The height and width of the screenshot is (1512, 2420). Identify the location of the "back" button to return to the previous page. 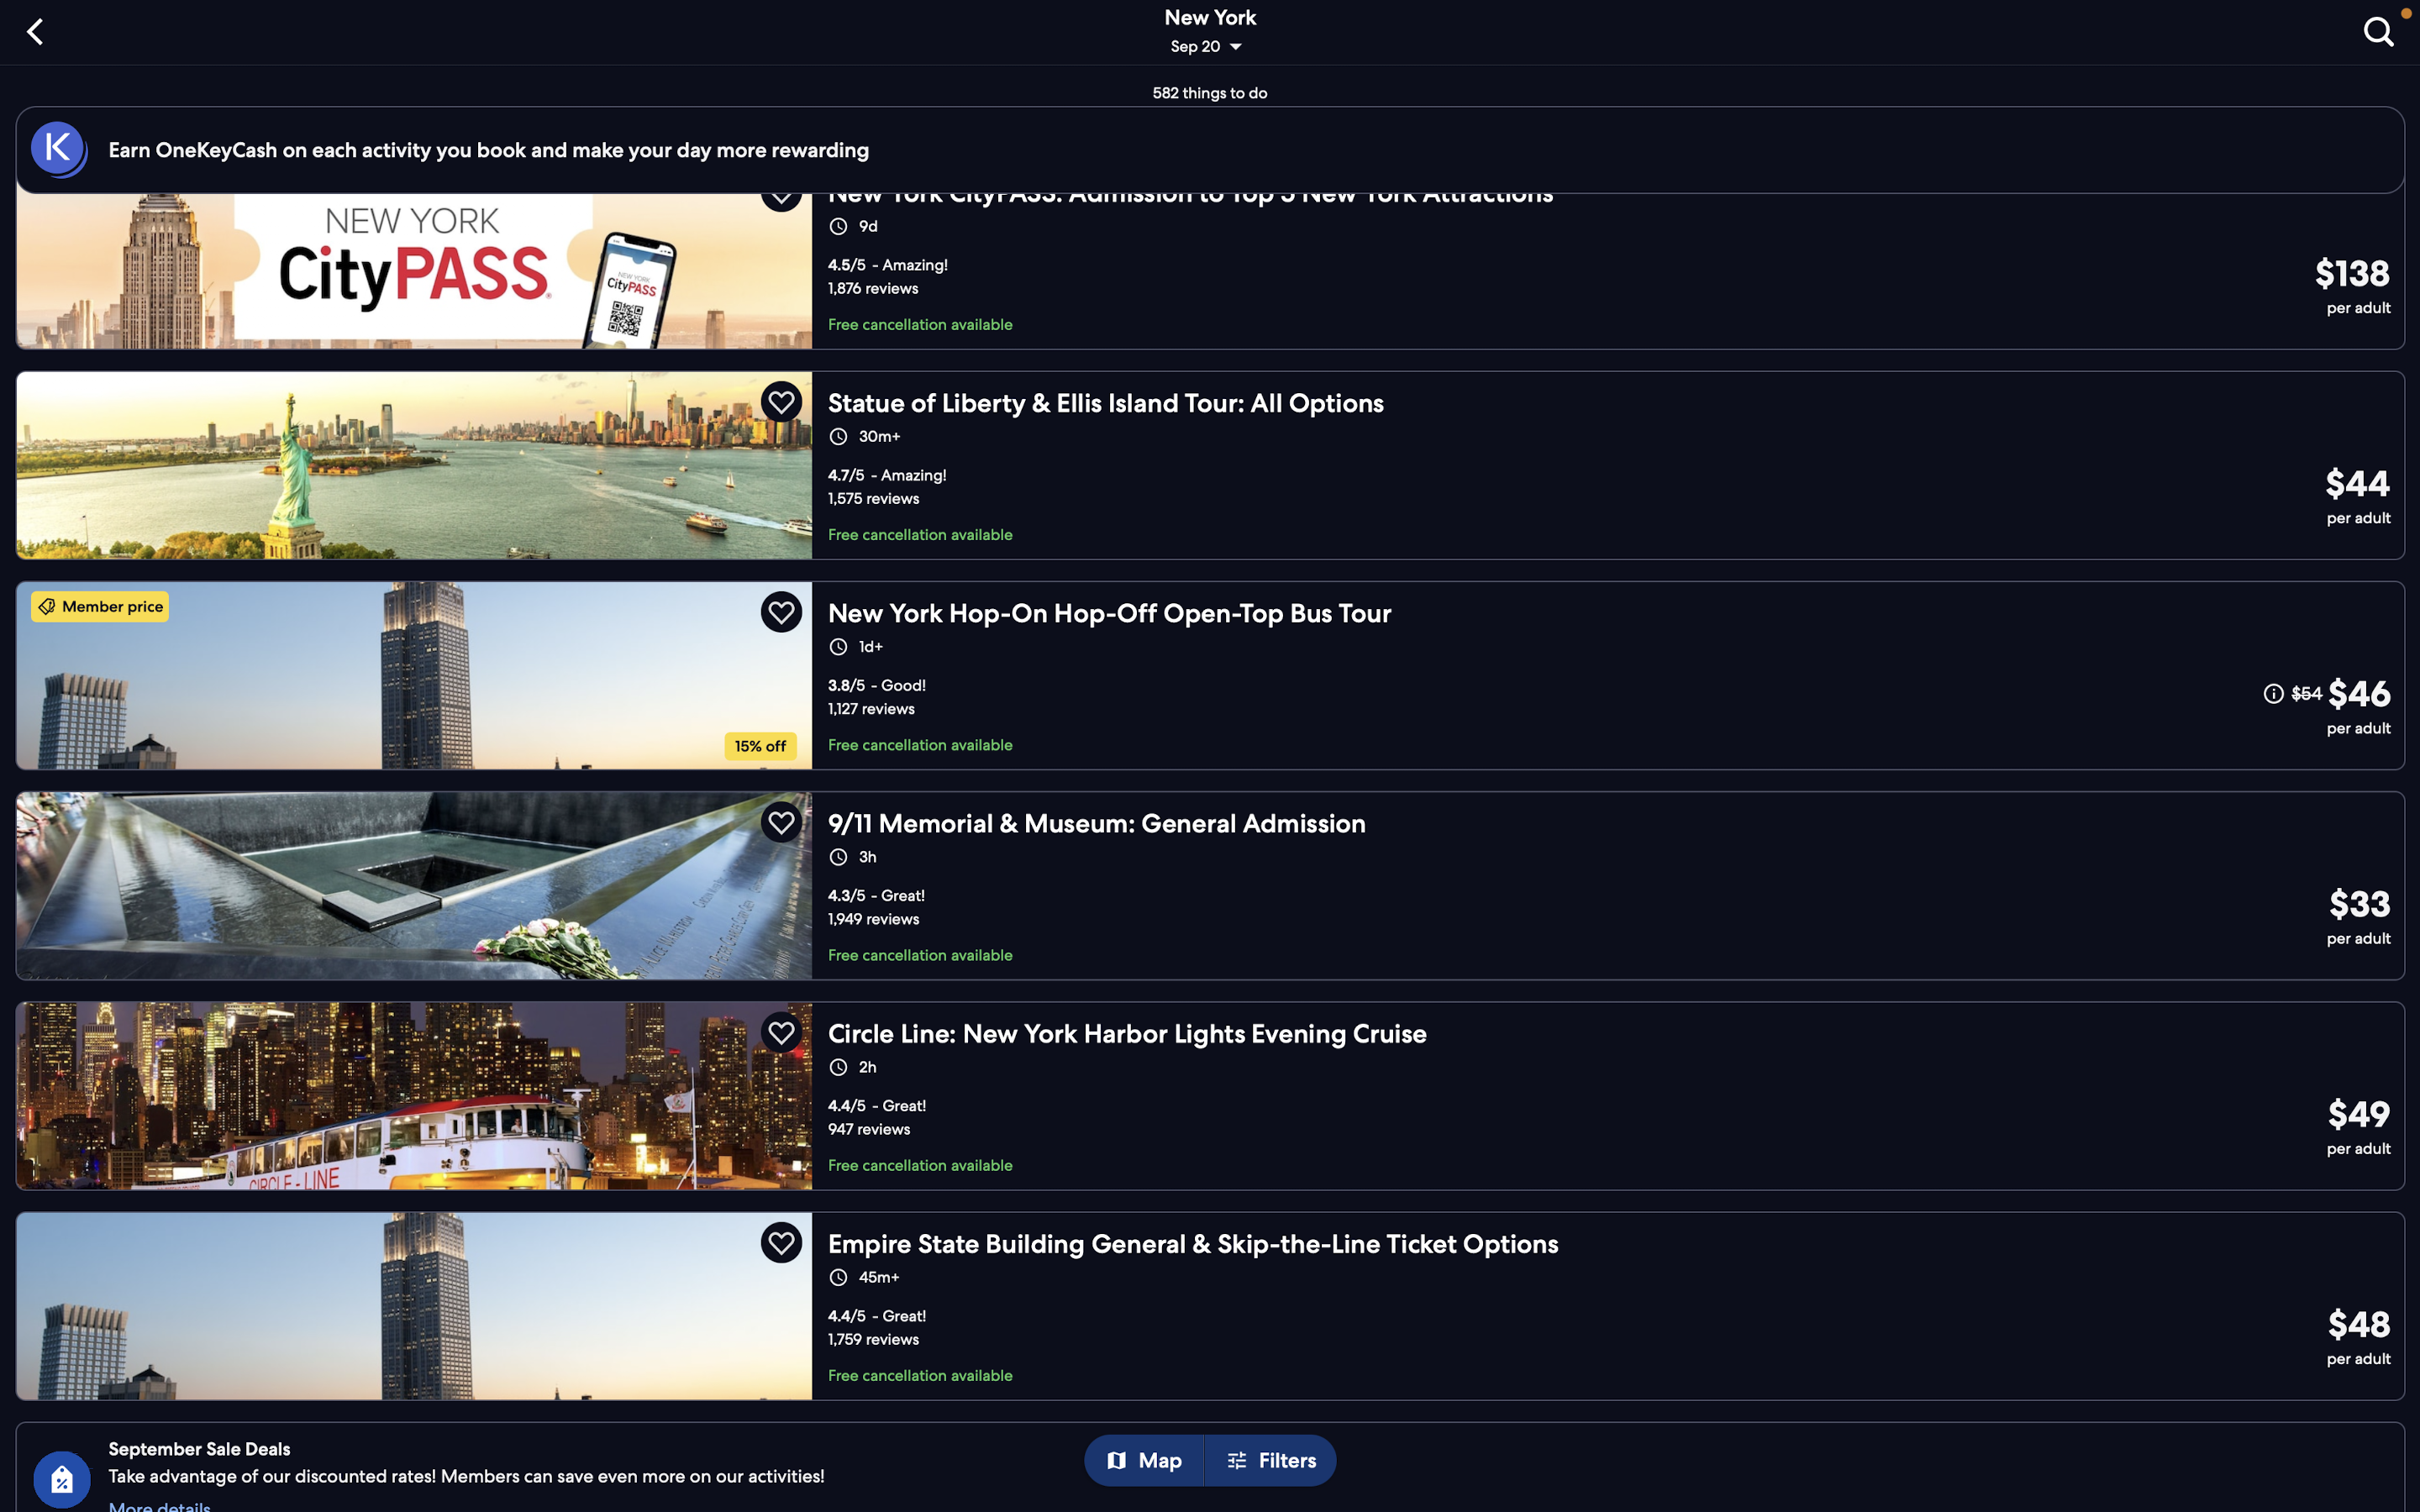
(39, 29).